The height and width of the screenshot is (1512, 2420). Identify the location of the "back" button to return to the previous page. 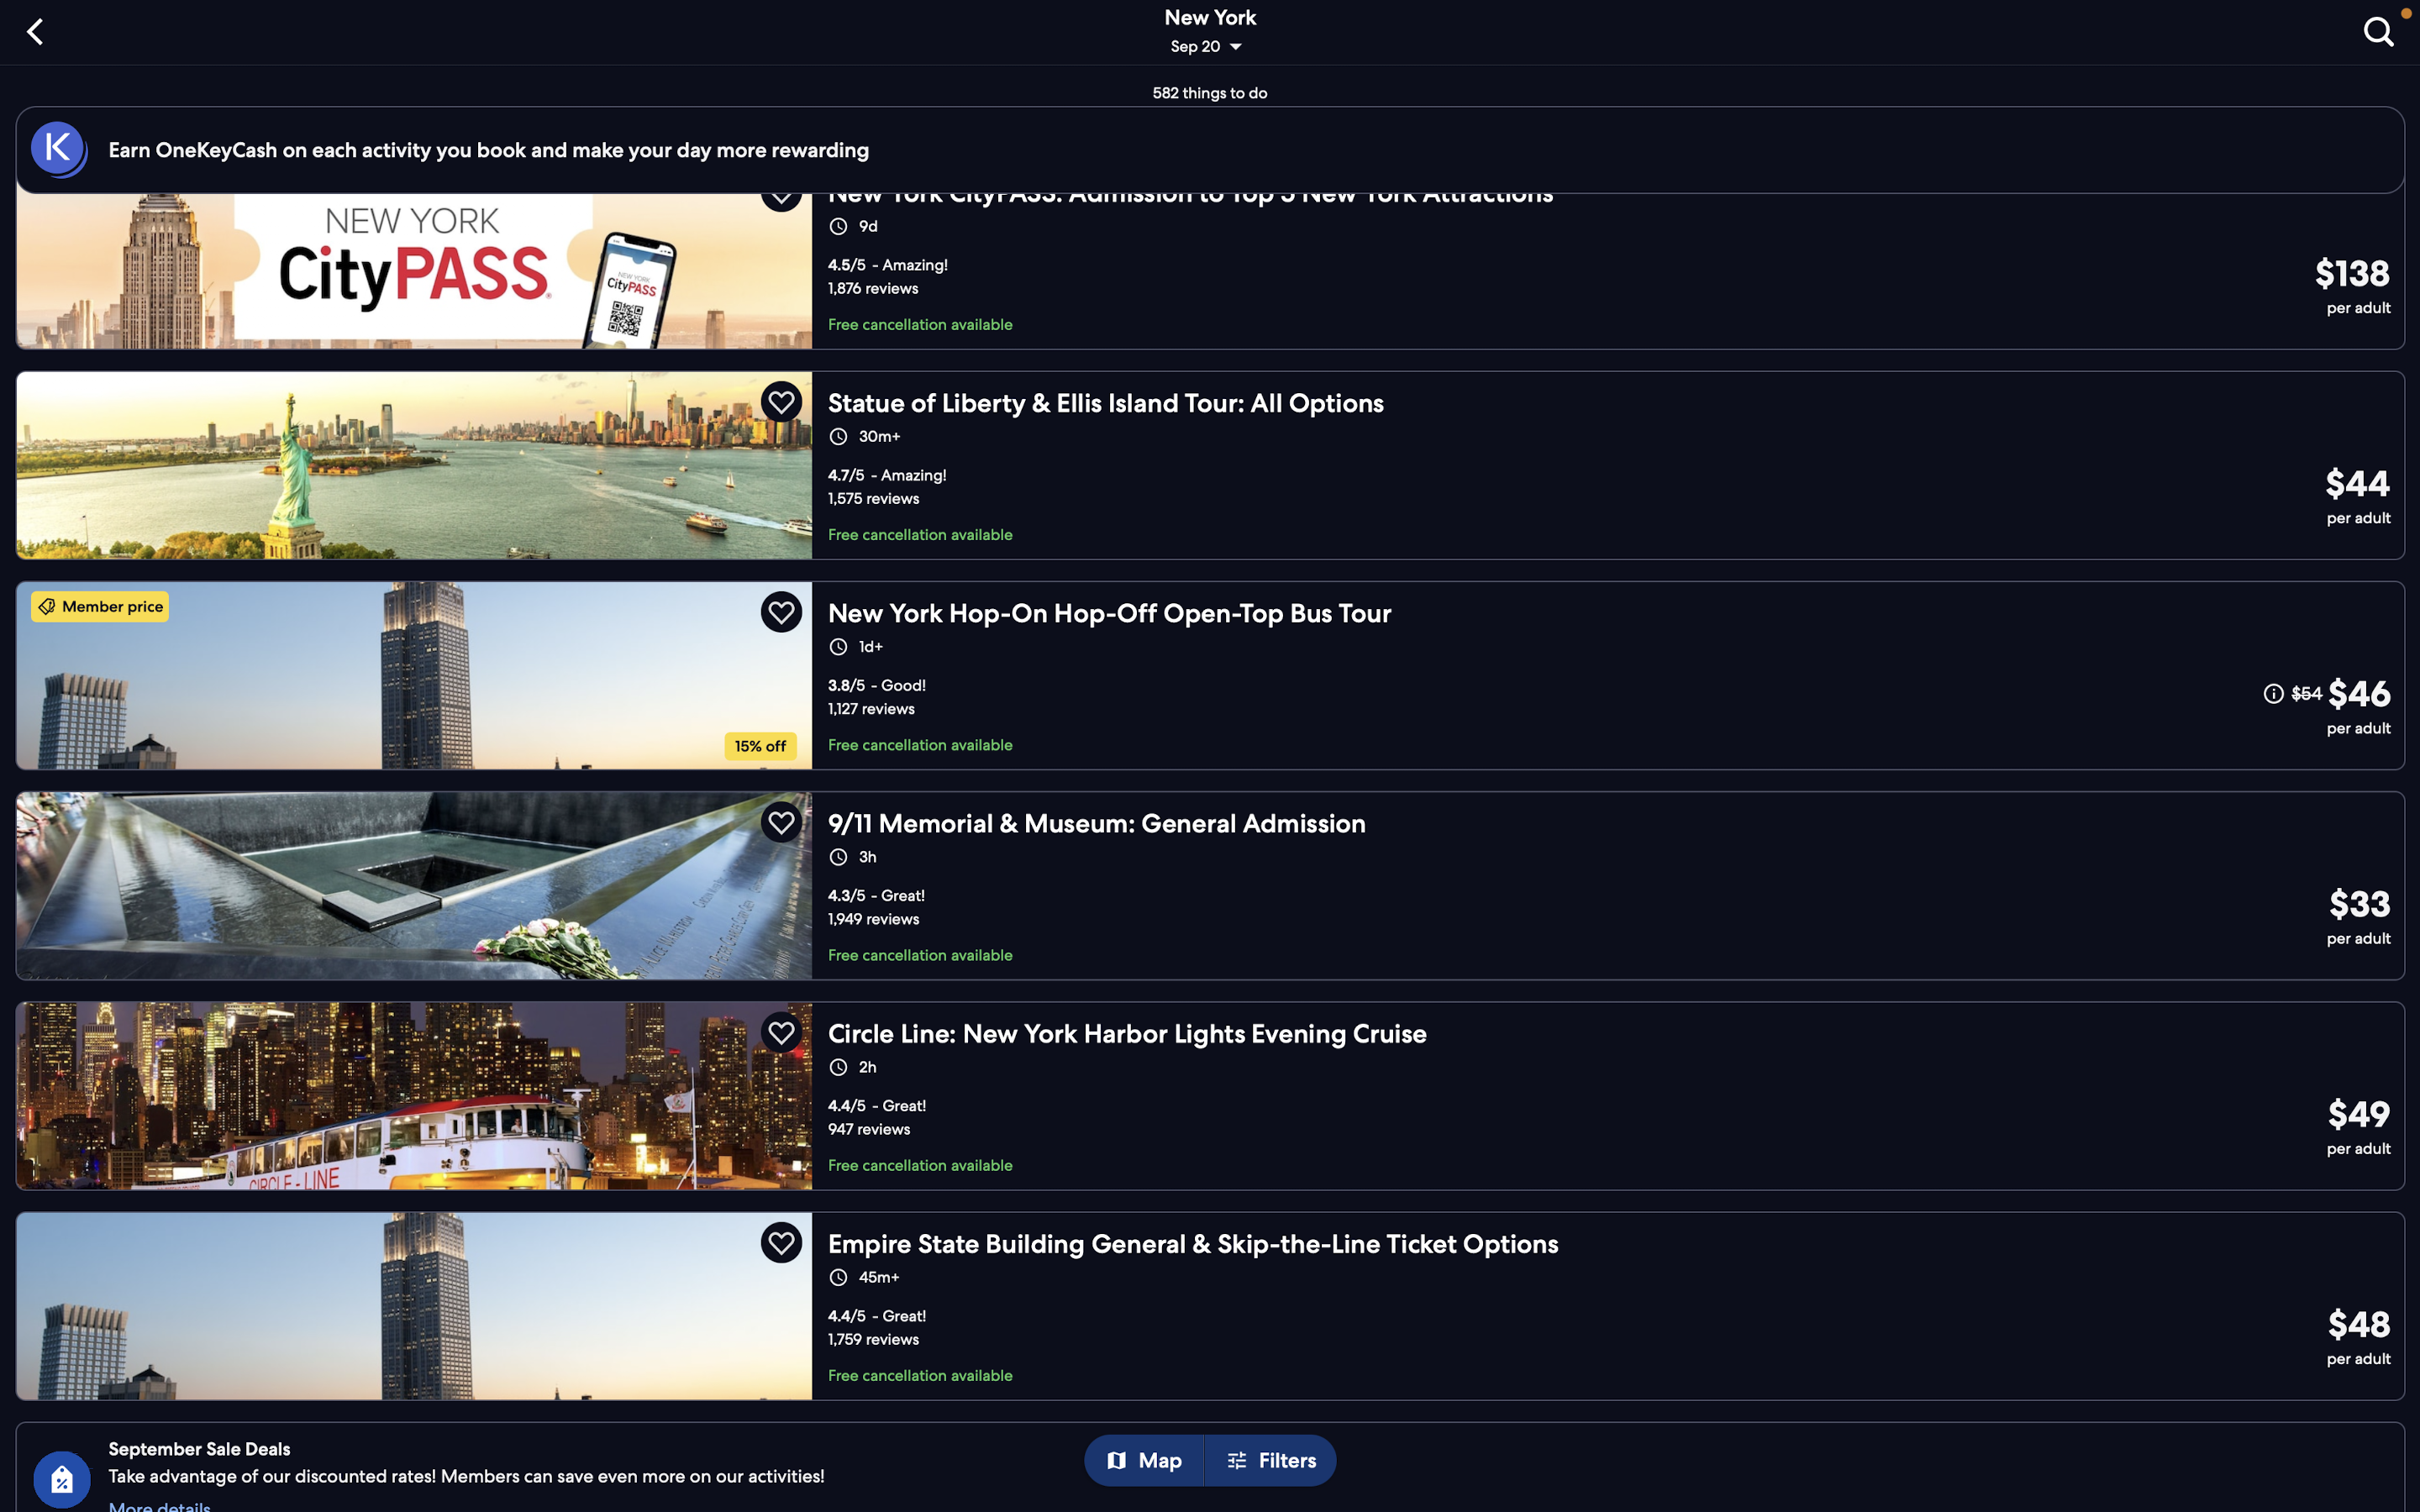
(39, 29).